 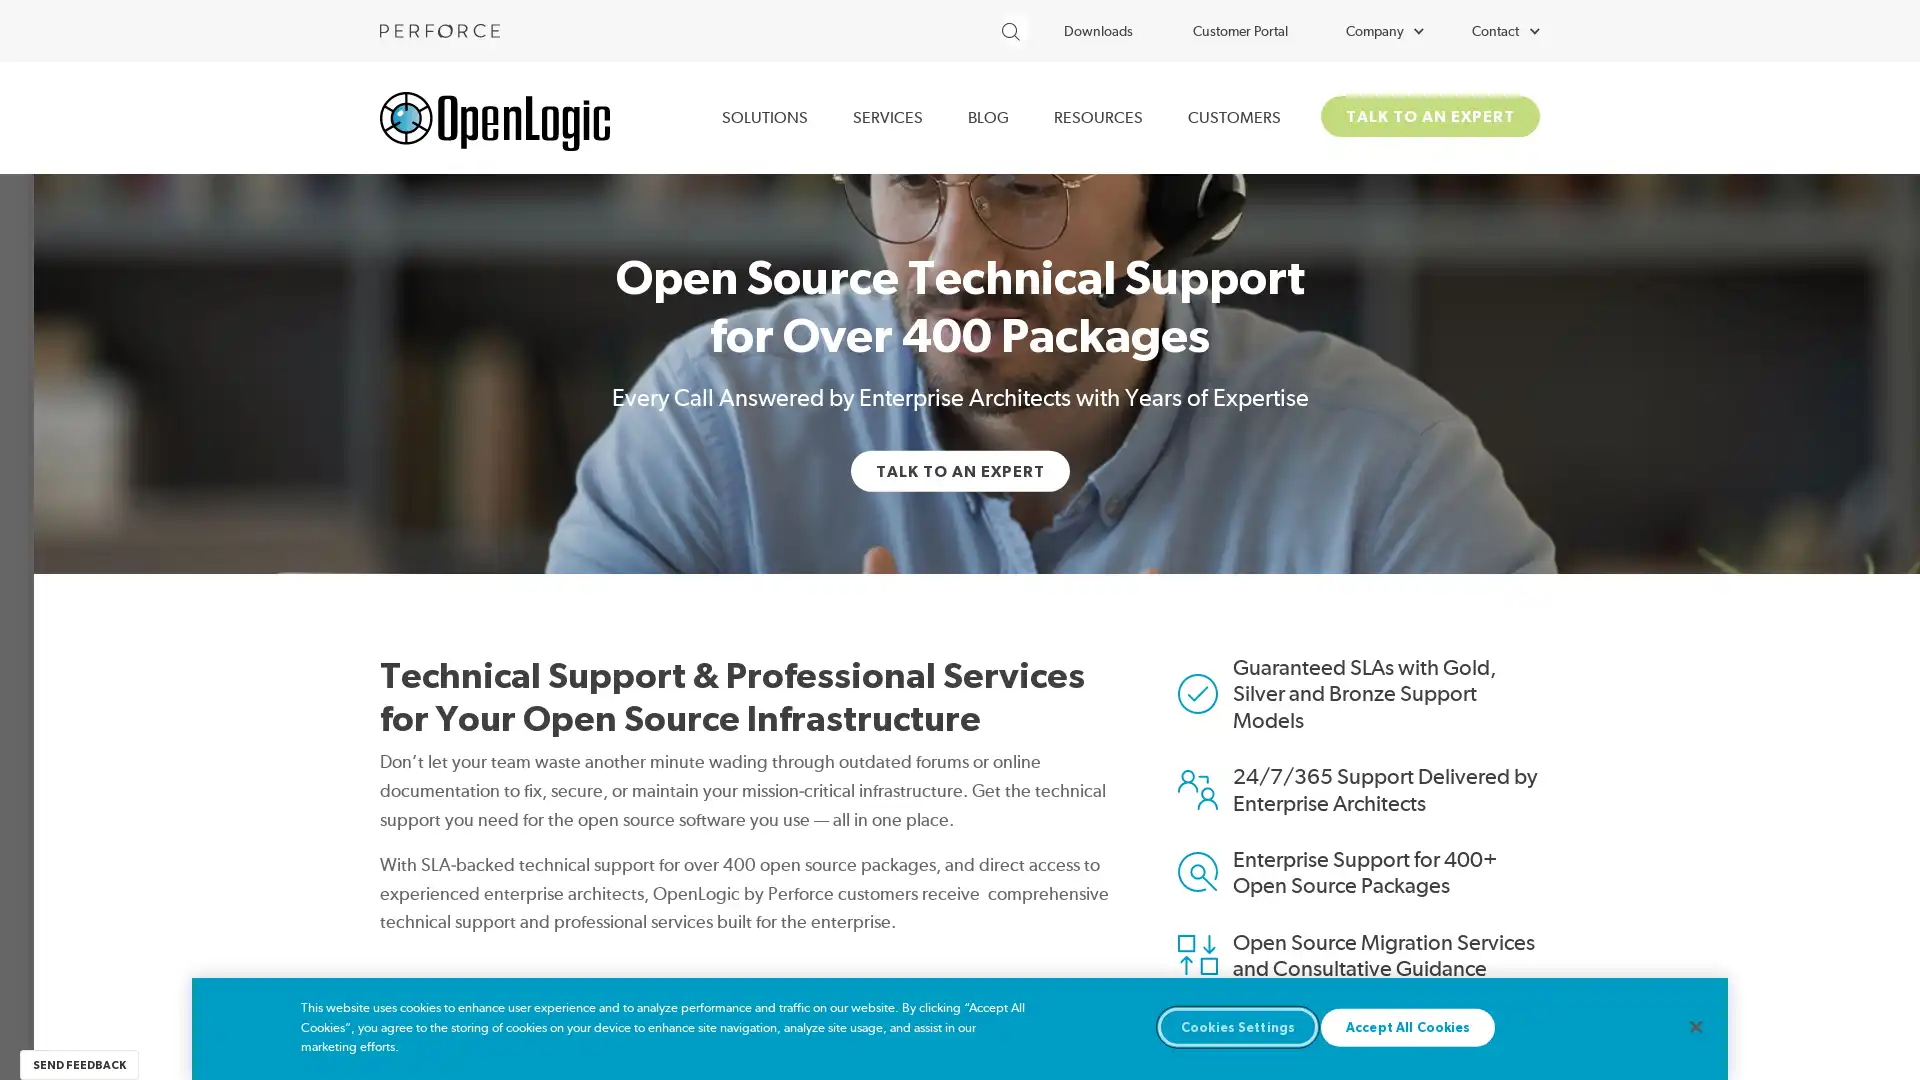 What do you see at coordinates (1237, 1026) in the screenshot?
I see `Cookies Settings` at bounding box center [1237, 1026].